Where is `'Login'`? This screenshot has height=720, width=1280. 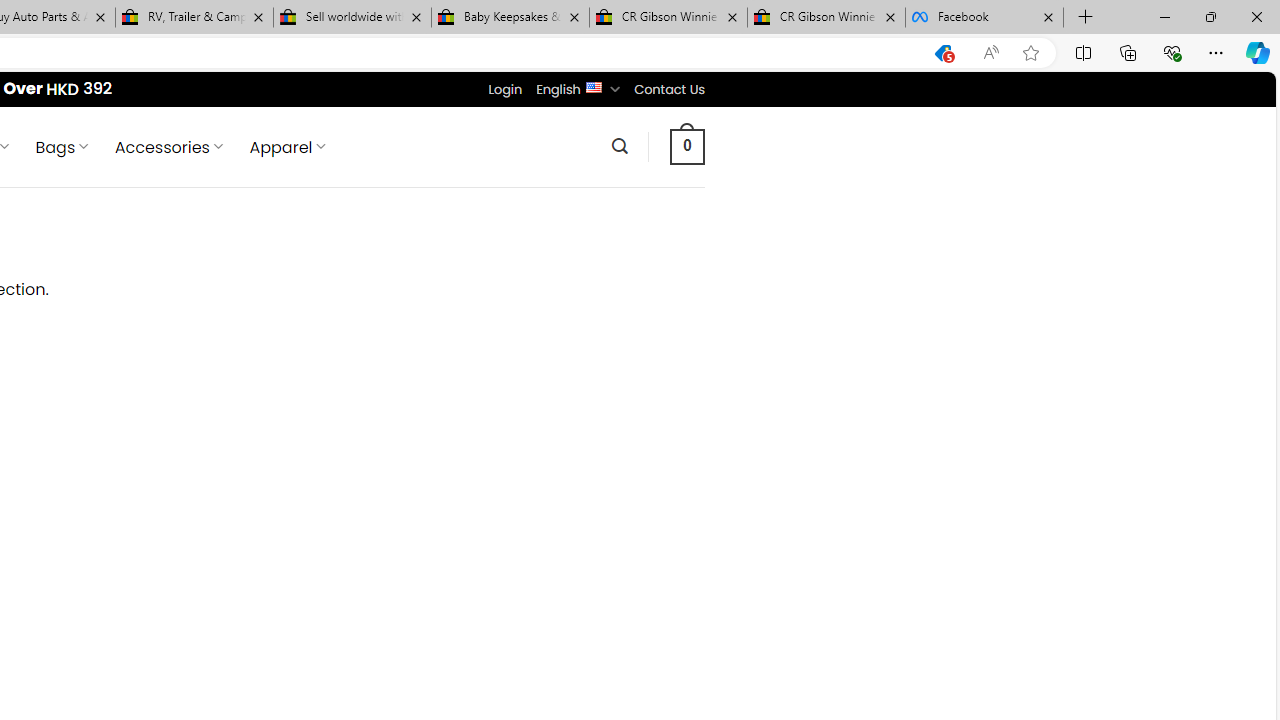 'Login' is located at coordinates (505, 88).